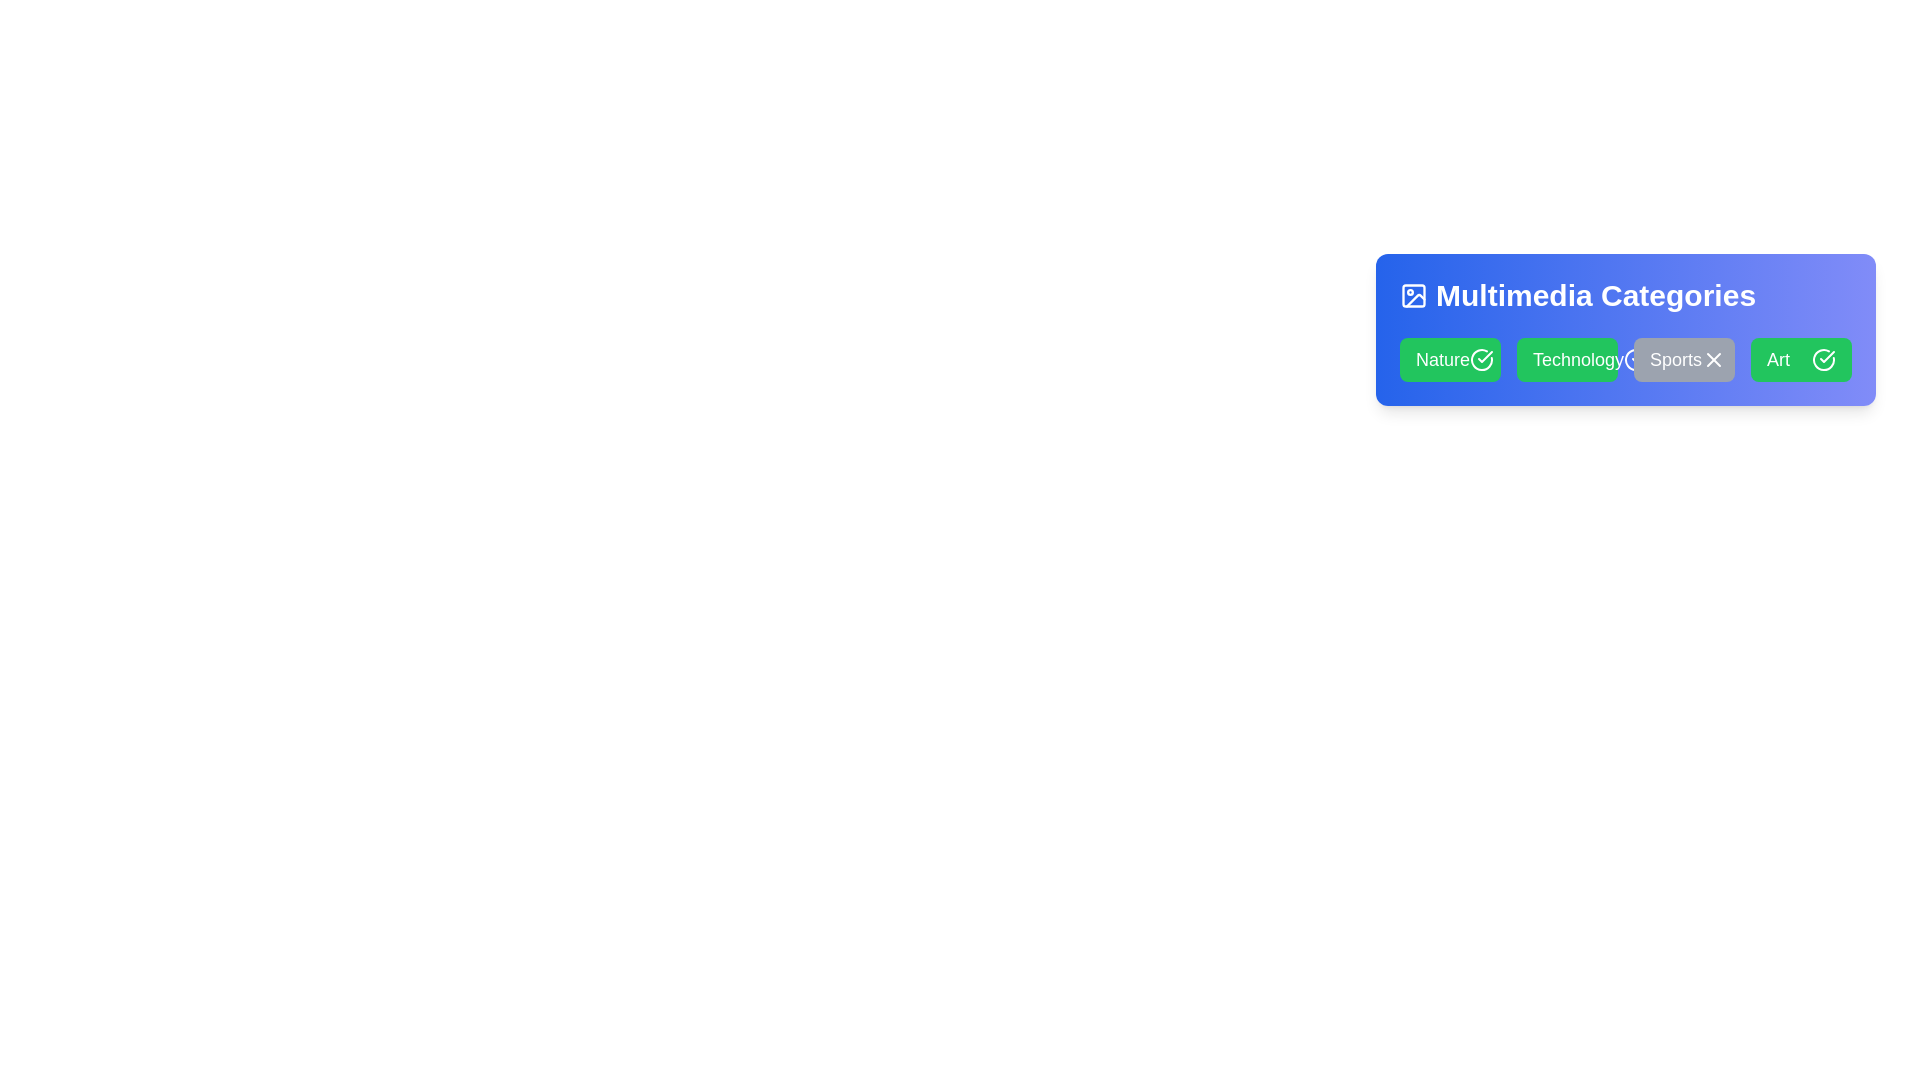 Image resolution: width=1920 pixels, height=1080 pixels. Describe the element at coordinates (1824, 358) in the screenshot. I see `the circular icon with a checkmark, which has a green background and is located within the 'Art' button in the 'Multimedia Categories' section` at that location.